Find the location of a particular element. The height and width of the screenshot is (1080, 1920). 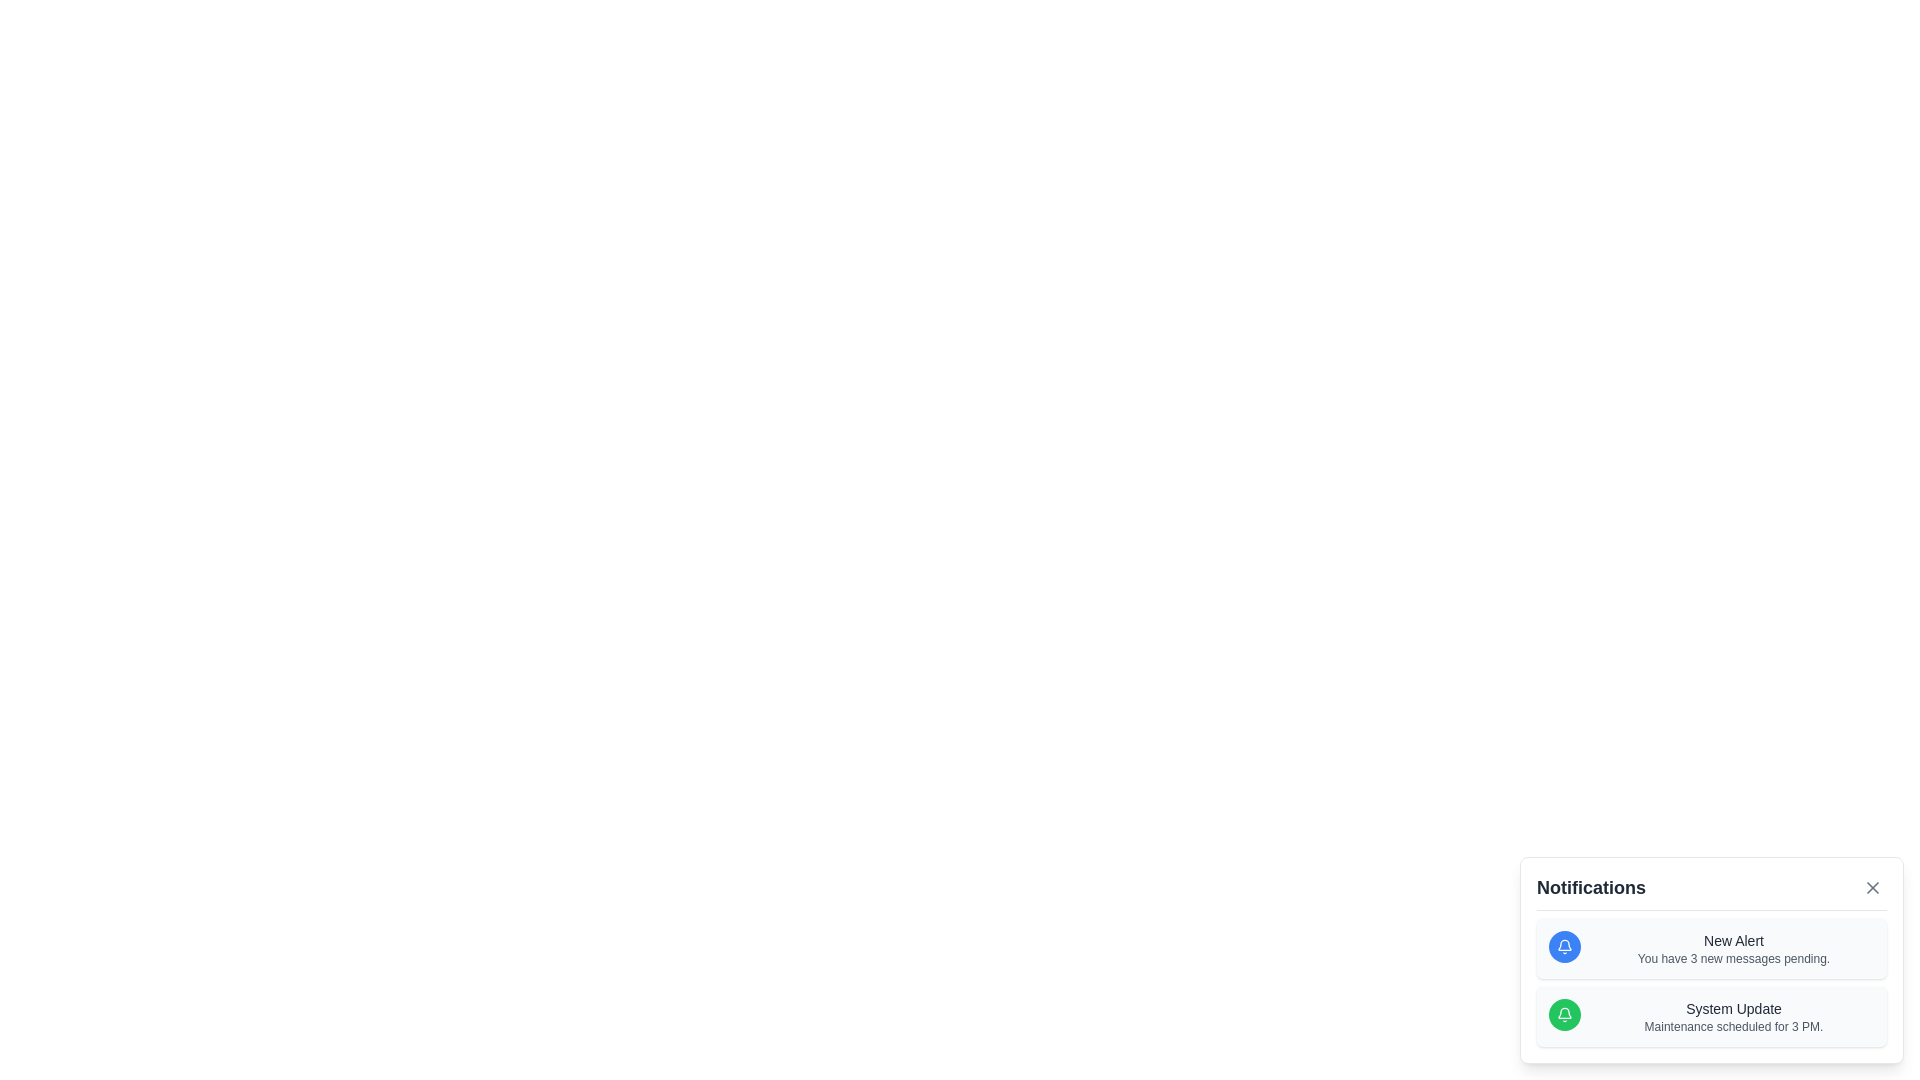

the dismiss button in the top-right corner of the notifications panel is located at coordinates (1871, 886).